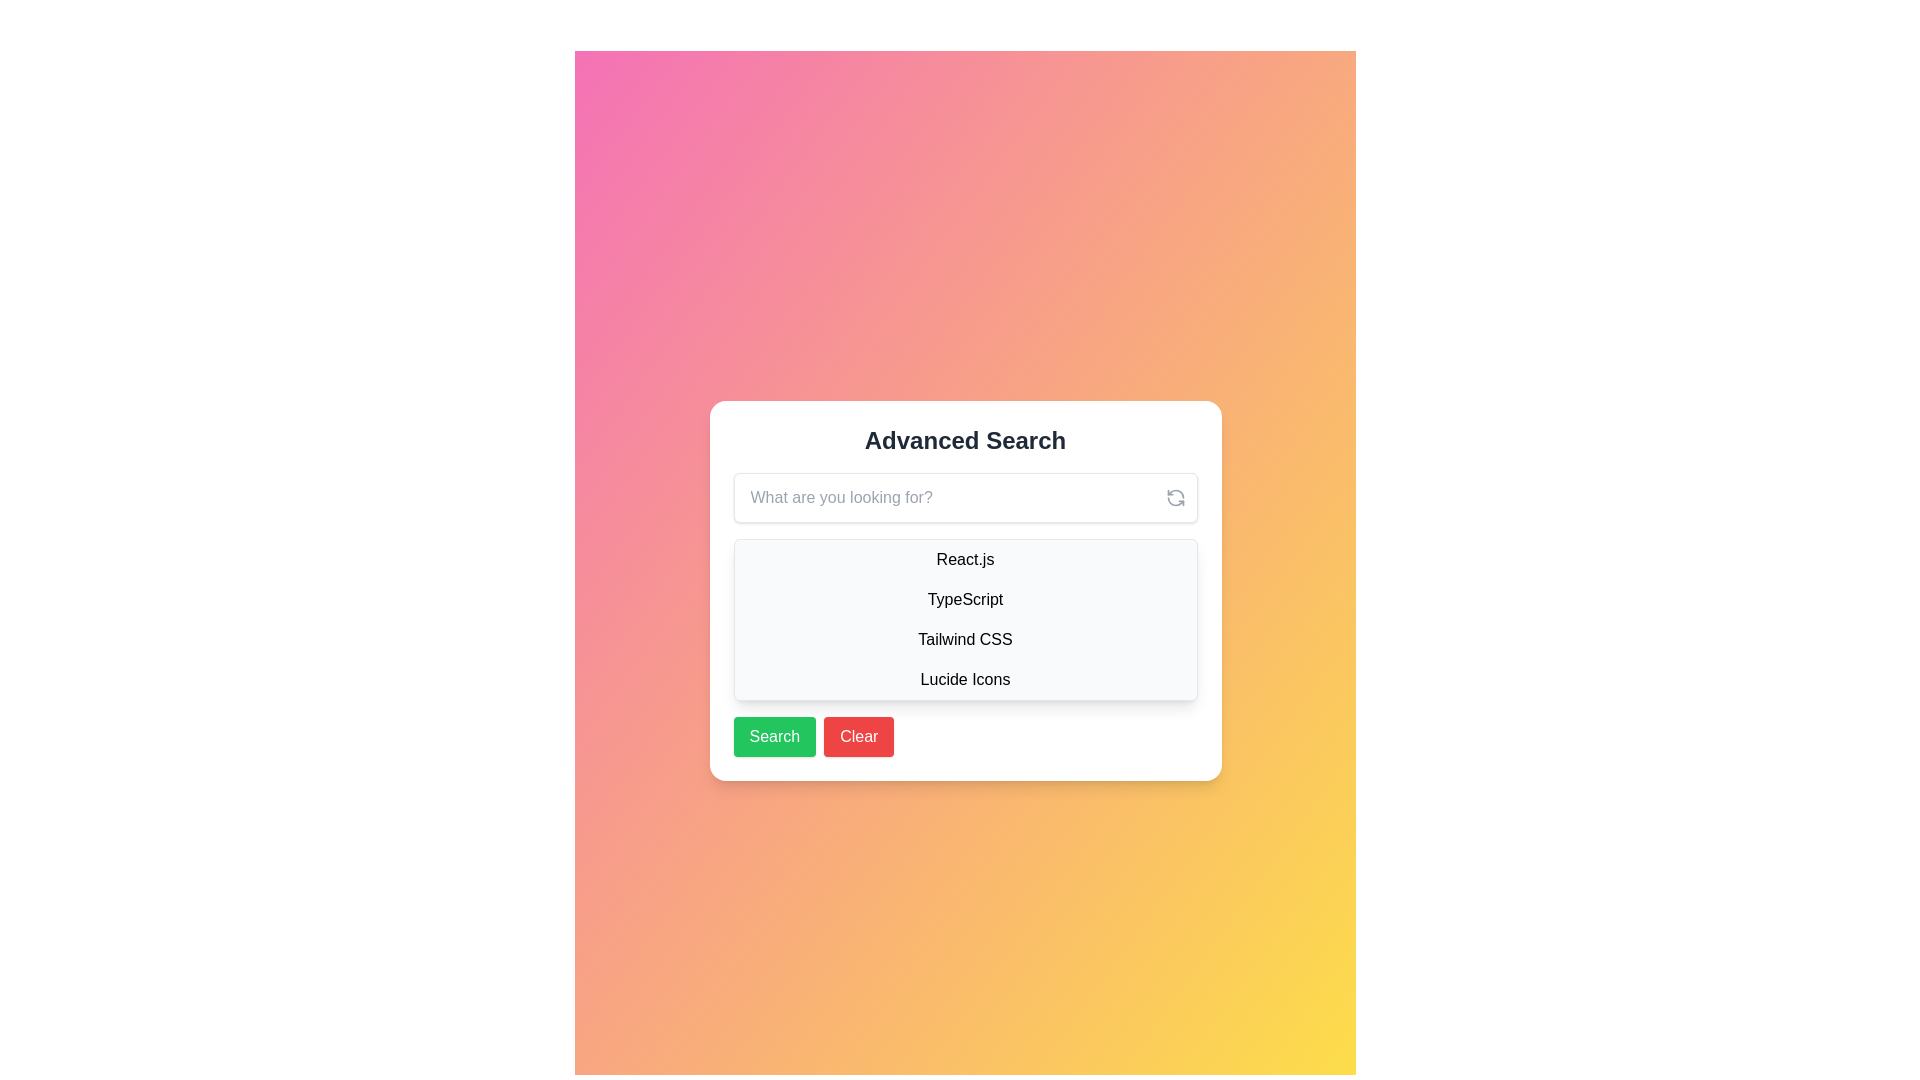 The image size is (1920, 1080). Describe the element at coordinates (965, 678) in the screenshot. I see `the 'Lucide Icons' option in the dropdown menu to activate it` at that location.